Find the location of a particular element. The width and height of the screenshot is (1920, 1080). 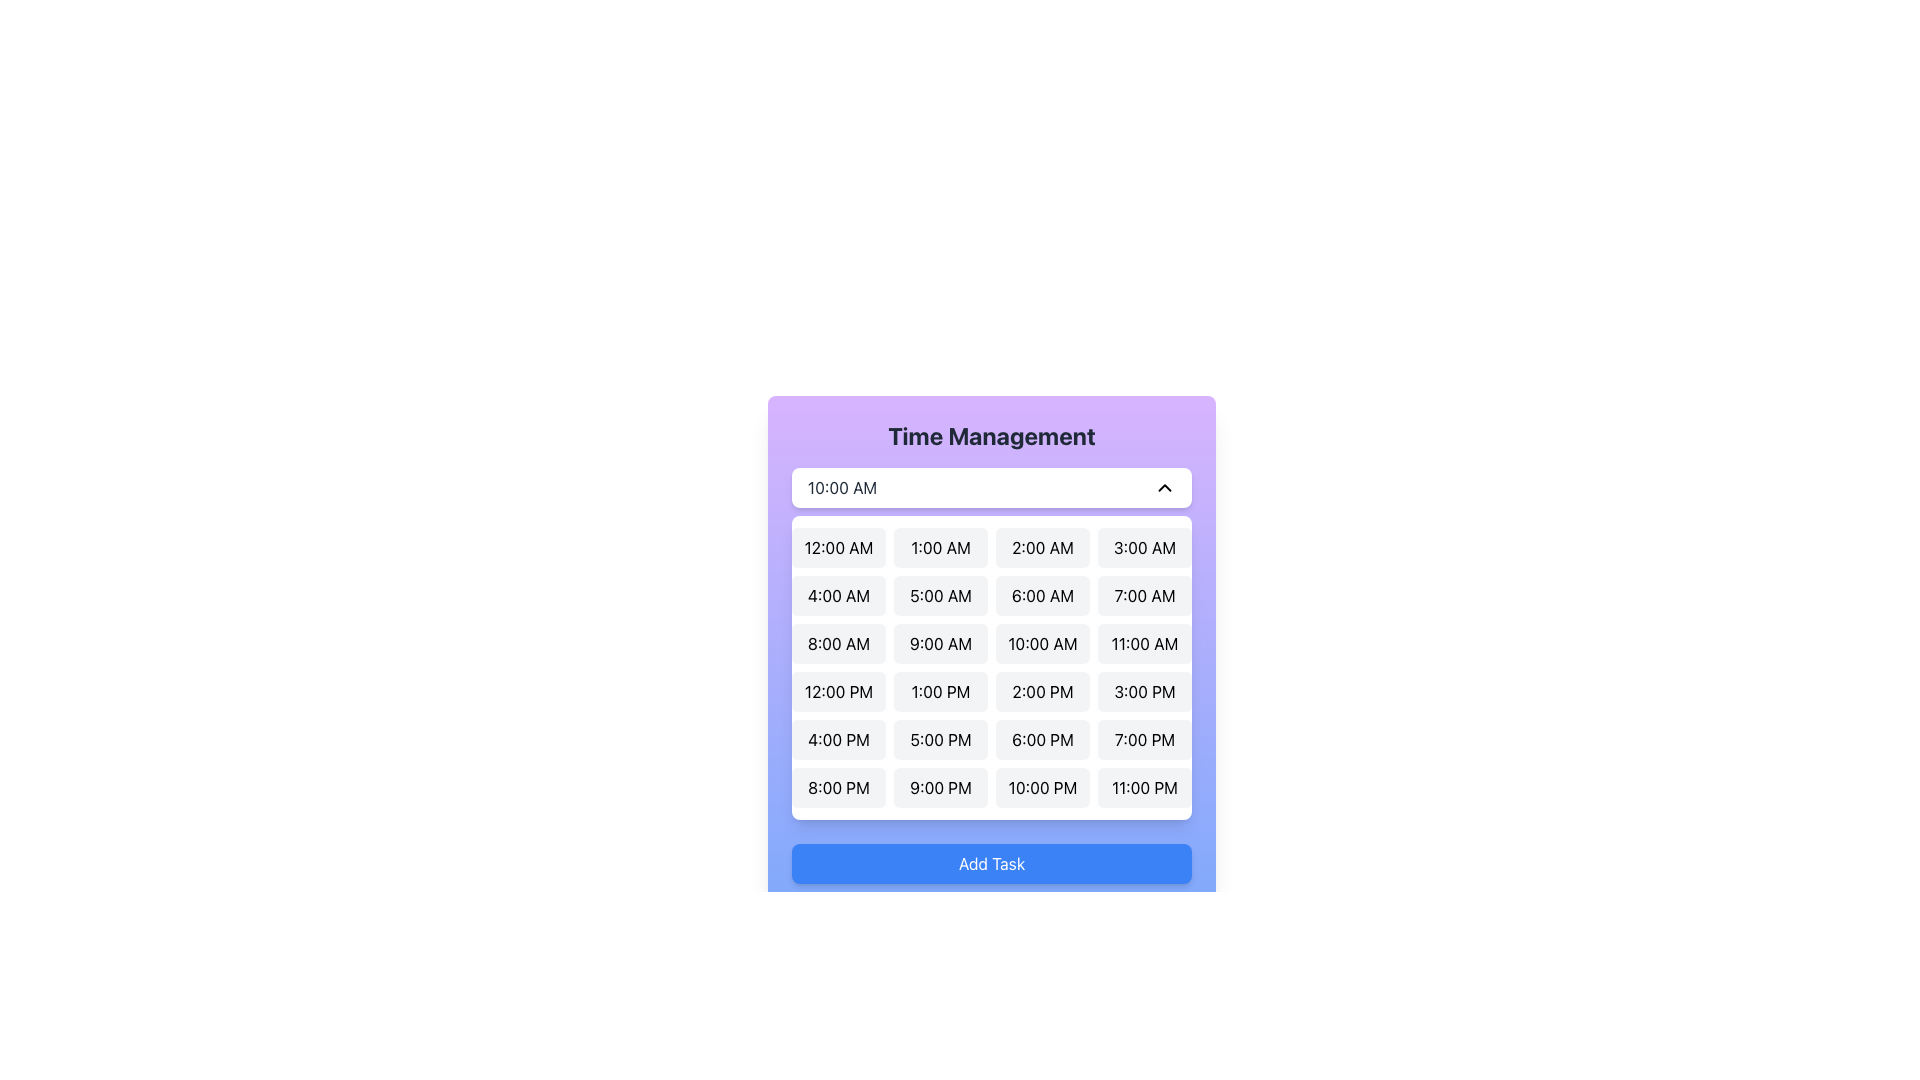

the '6:00 PM' button in the time management grid is located at coordinates (1041, 740).